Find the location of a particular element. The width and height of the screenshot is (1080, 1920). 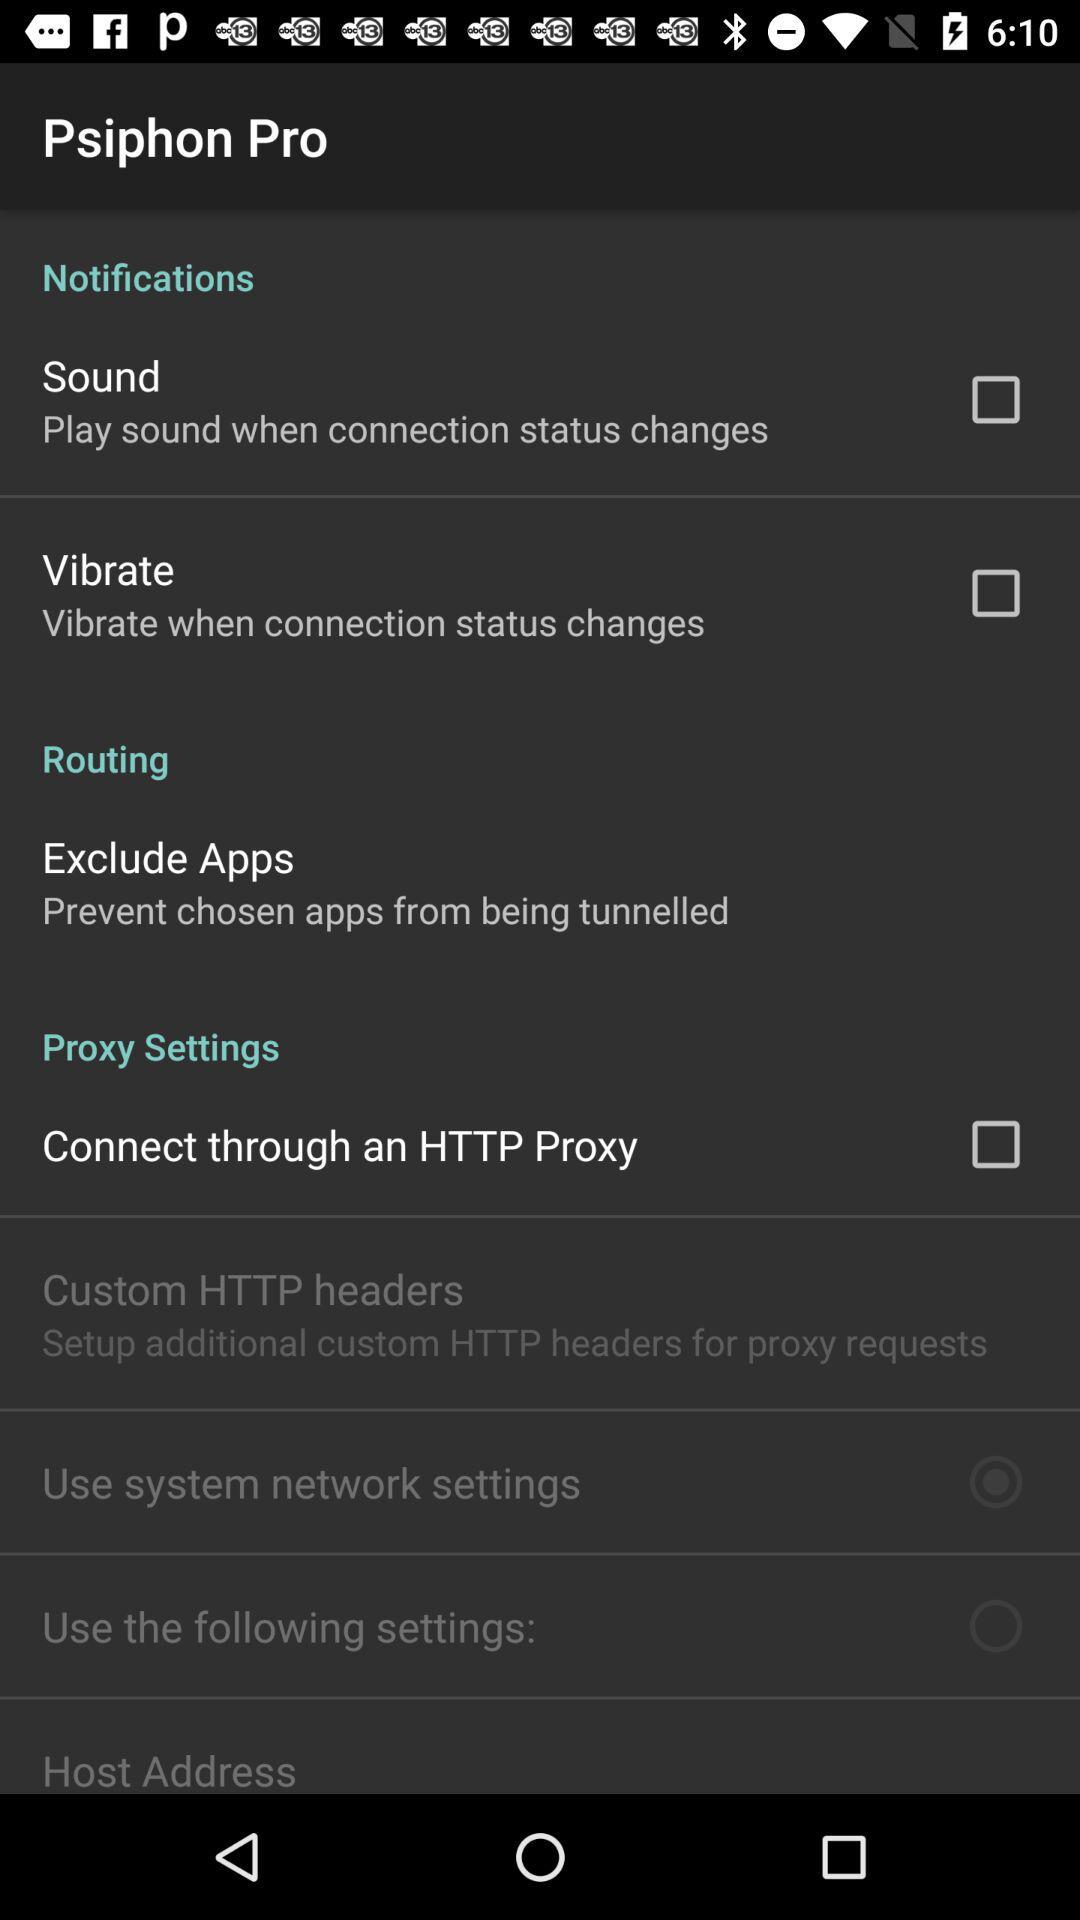

the use system network icon is located at coordinates (311, 1482).